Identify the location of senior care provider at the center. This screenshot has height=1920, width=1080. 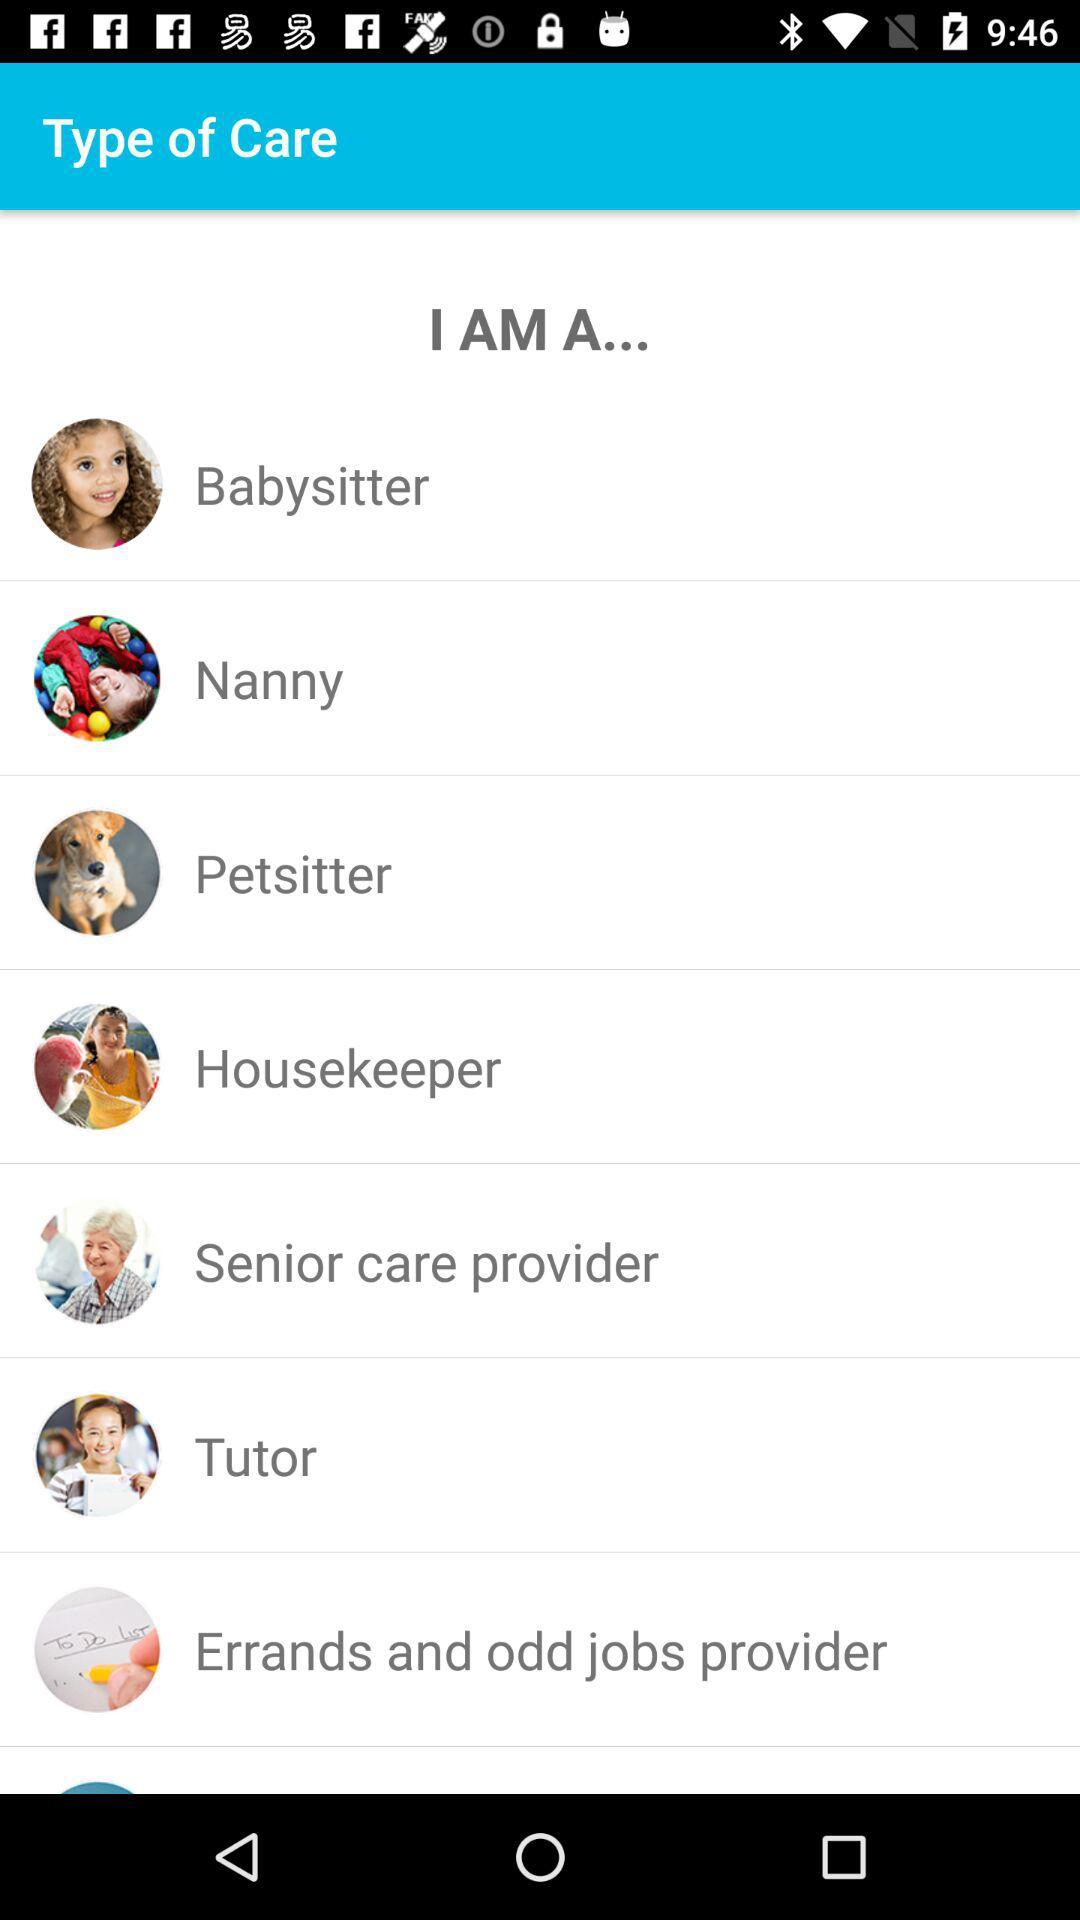
(425, 1260).